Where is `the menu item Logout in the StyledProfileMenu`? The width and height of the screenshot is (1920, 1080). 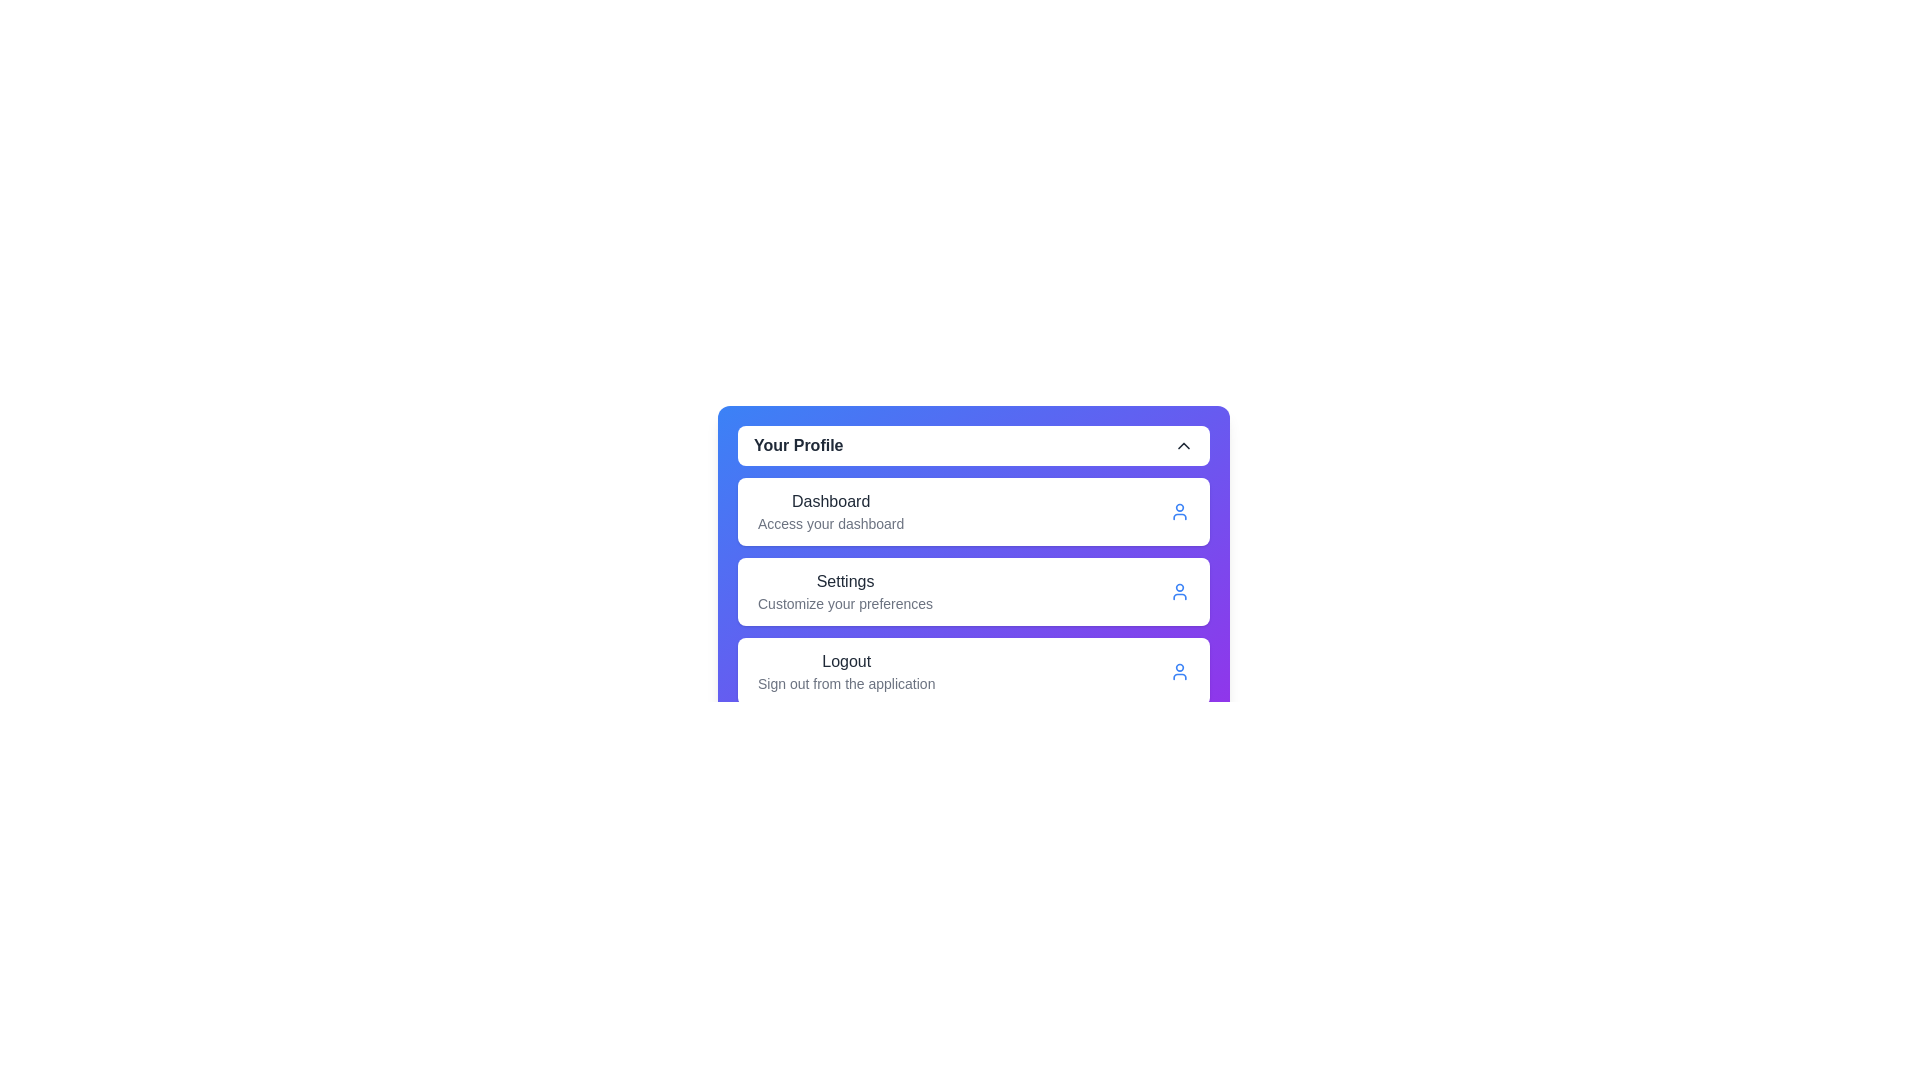 the menu item Logout in the StyledProfileMenu is located at coordinates (974, 671).